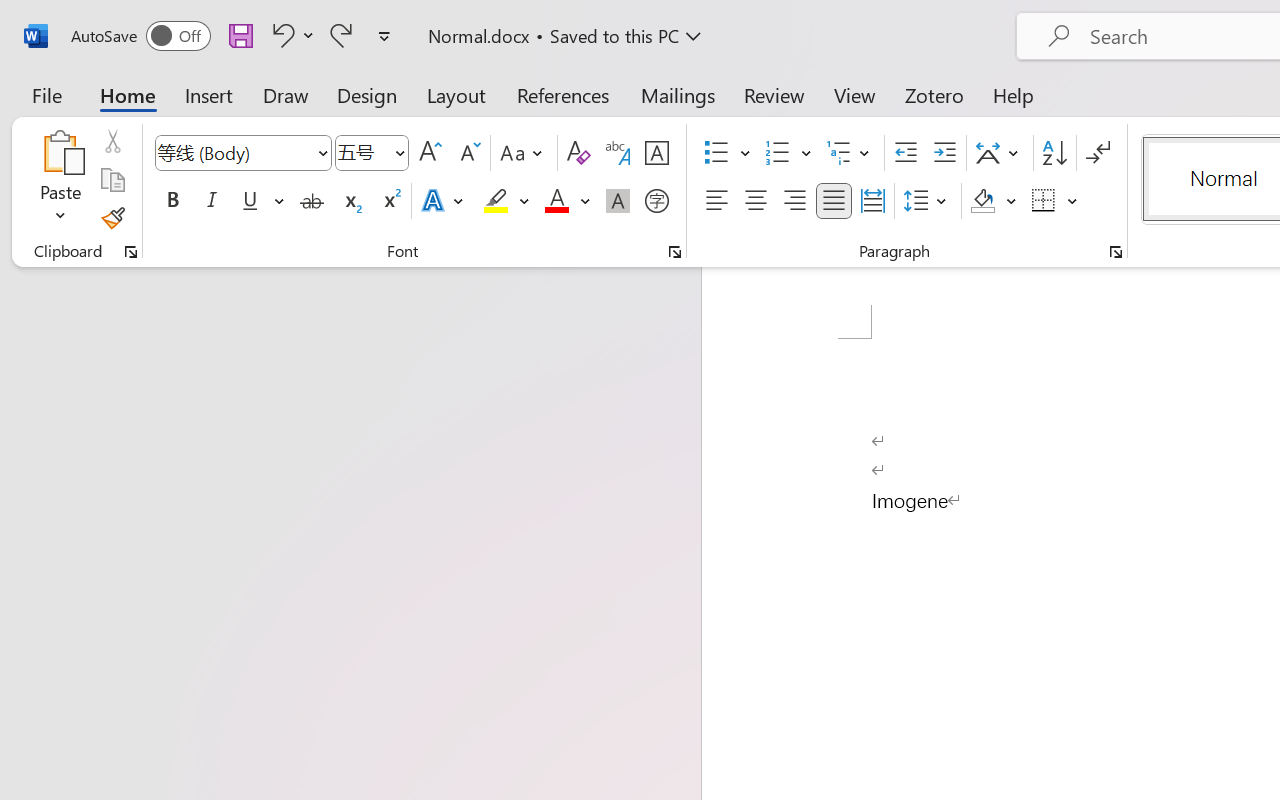  Describe the element at coordinates (1097, 153) in the screenshot. I see `'Show/Hide Editing Marks'` at that location.